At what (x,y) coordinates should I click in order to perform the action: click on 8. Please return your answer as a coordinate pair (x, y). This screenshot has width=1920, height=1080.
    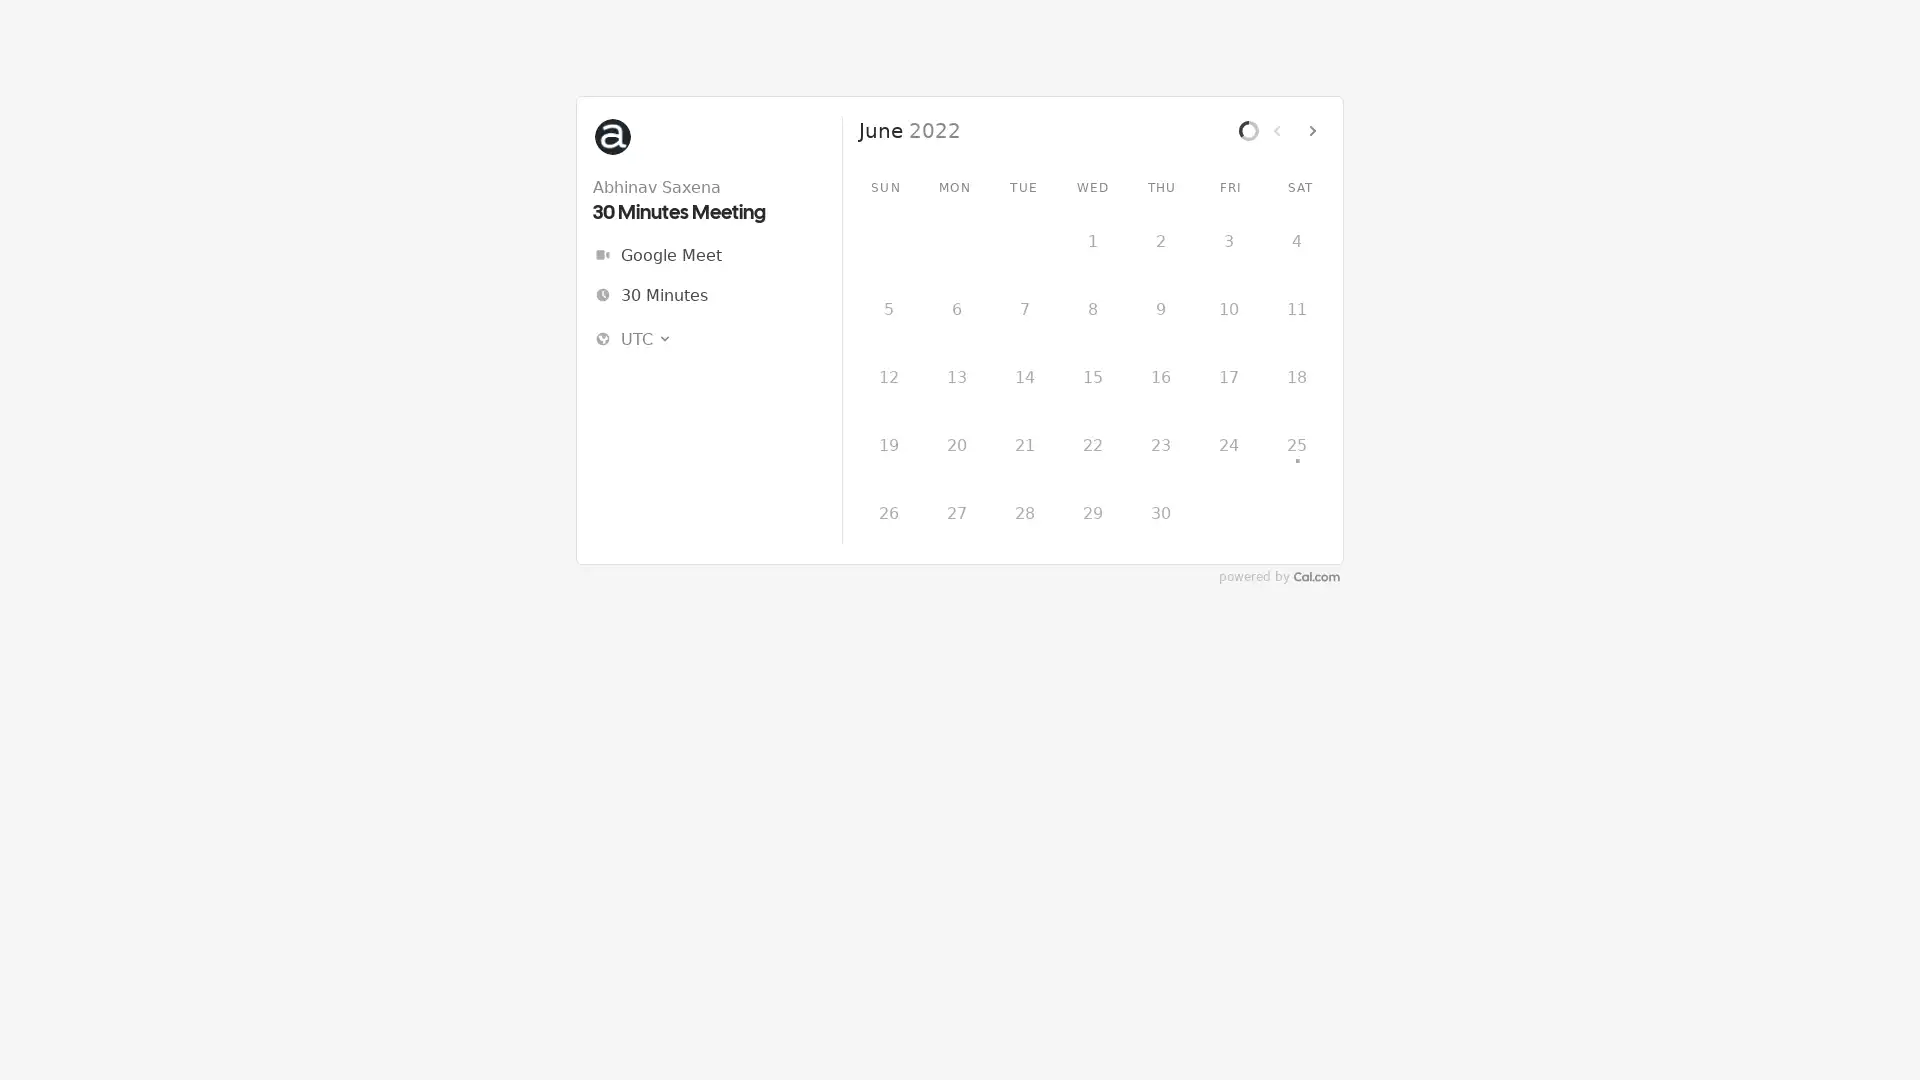
    Looking at the image, I should click on (1092, 308).